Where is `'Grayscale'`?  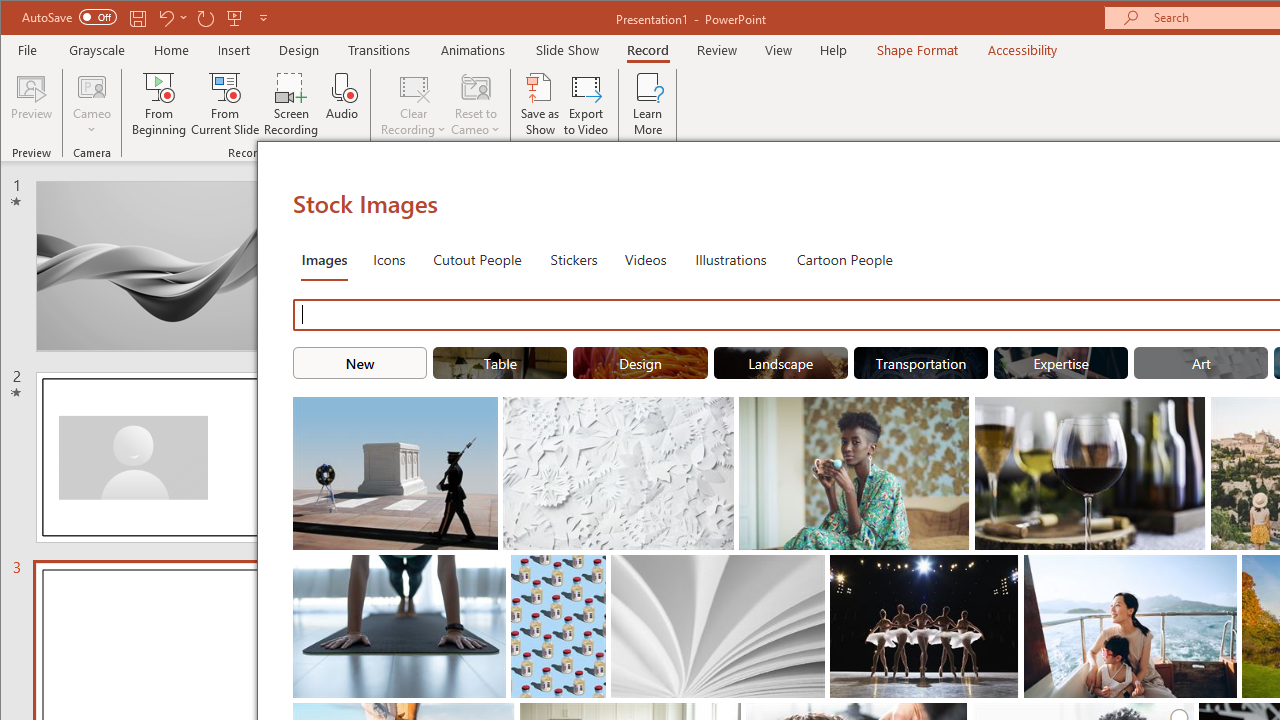
'Grayscale' is located at coordinates (96, 49).